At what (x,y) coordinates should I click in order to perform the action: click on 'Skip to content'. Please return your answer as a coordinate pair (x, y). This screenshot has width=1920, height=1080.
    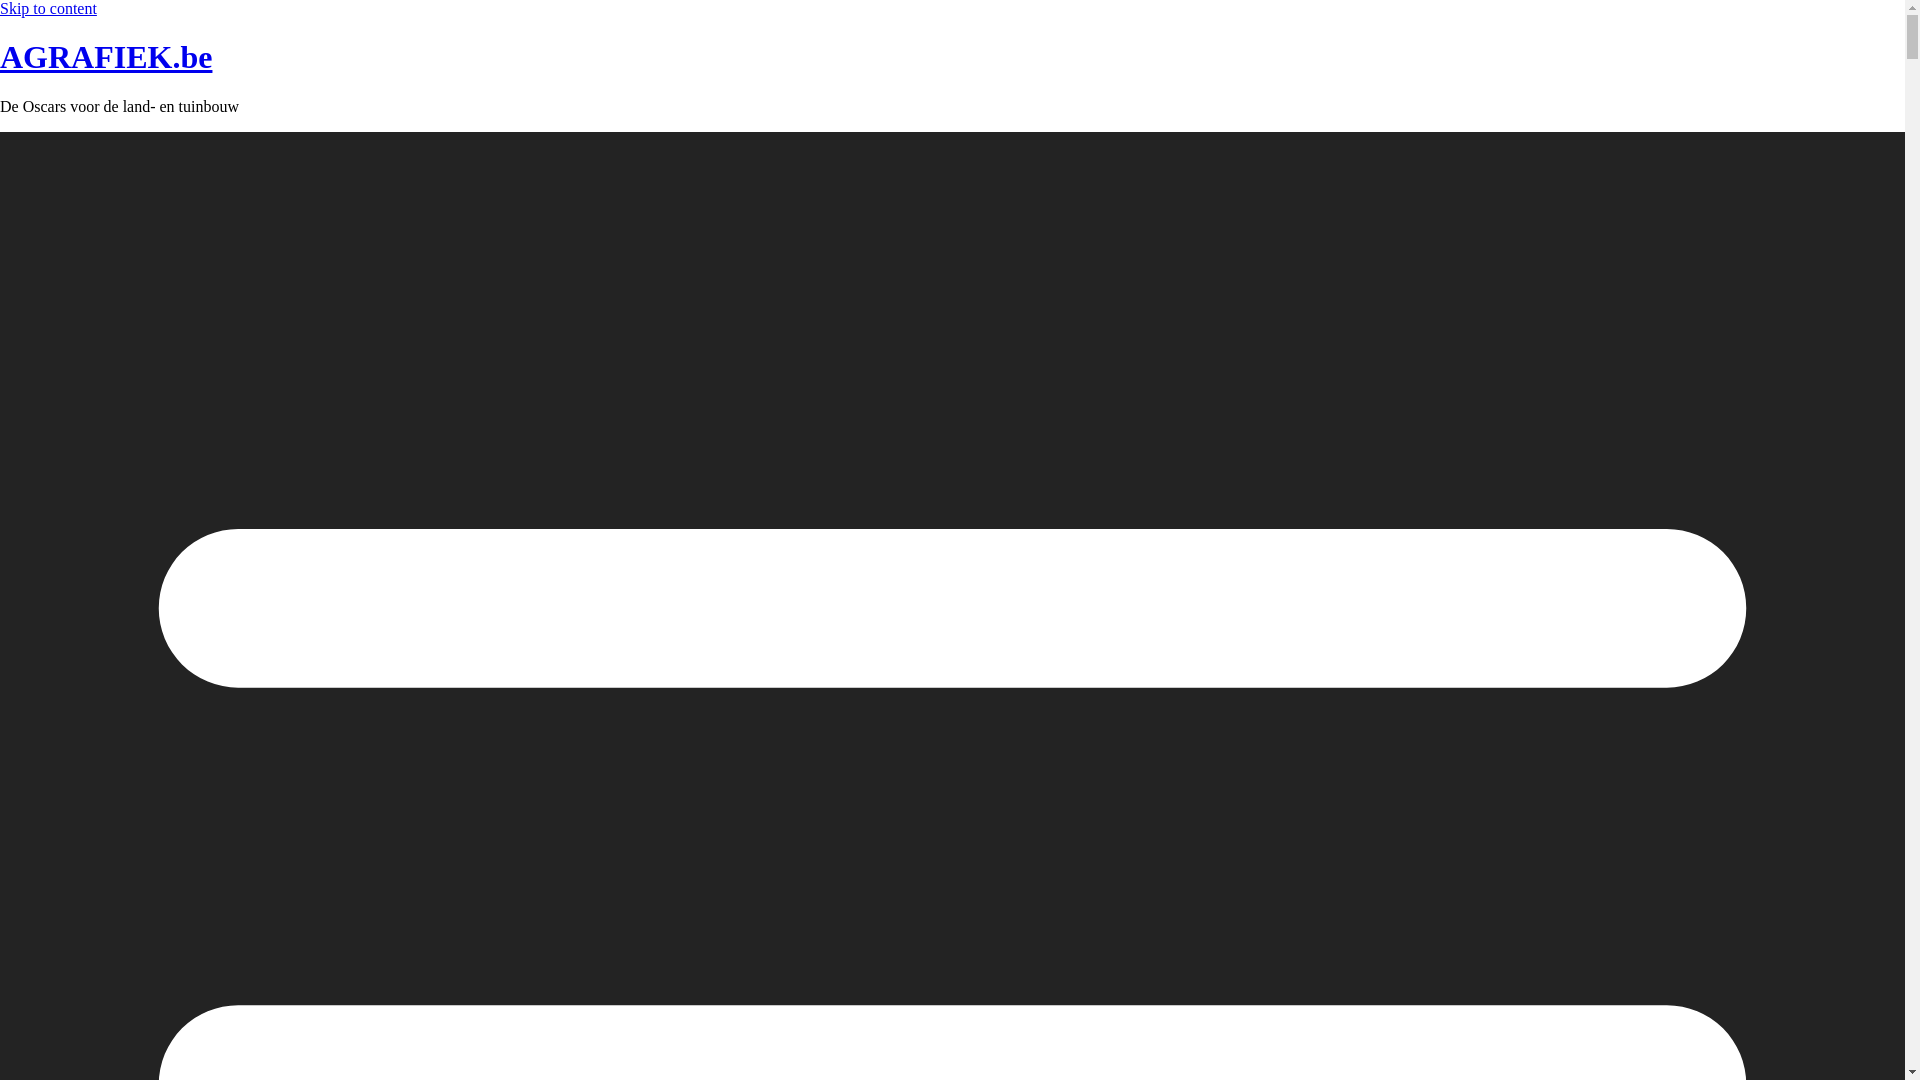
    Looking at the image, I should click on (48, 8).